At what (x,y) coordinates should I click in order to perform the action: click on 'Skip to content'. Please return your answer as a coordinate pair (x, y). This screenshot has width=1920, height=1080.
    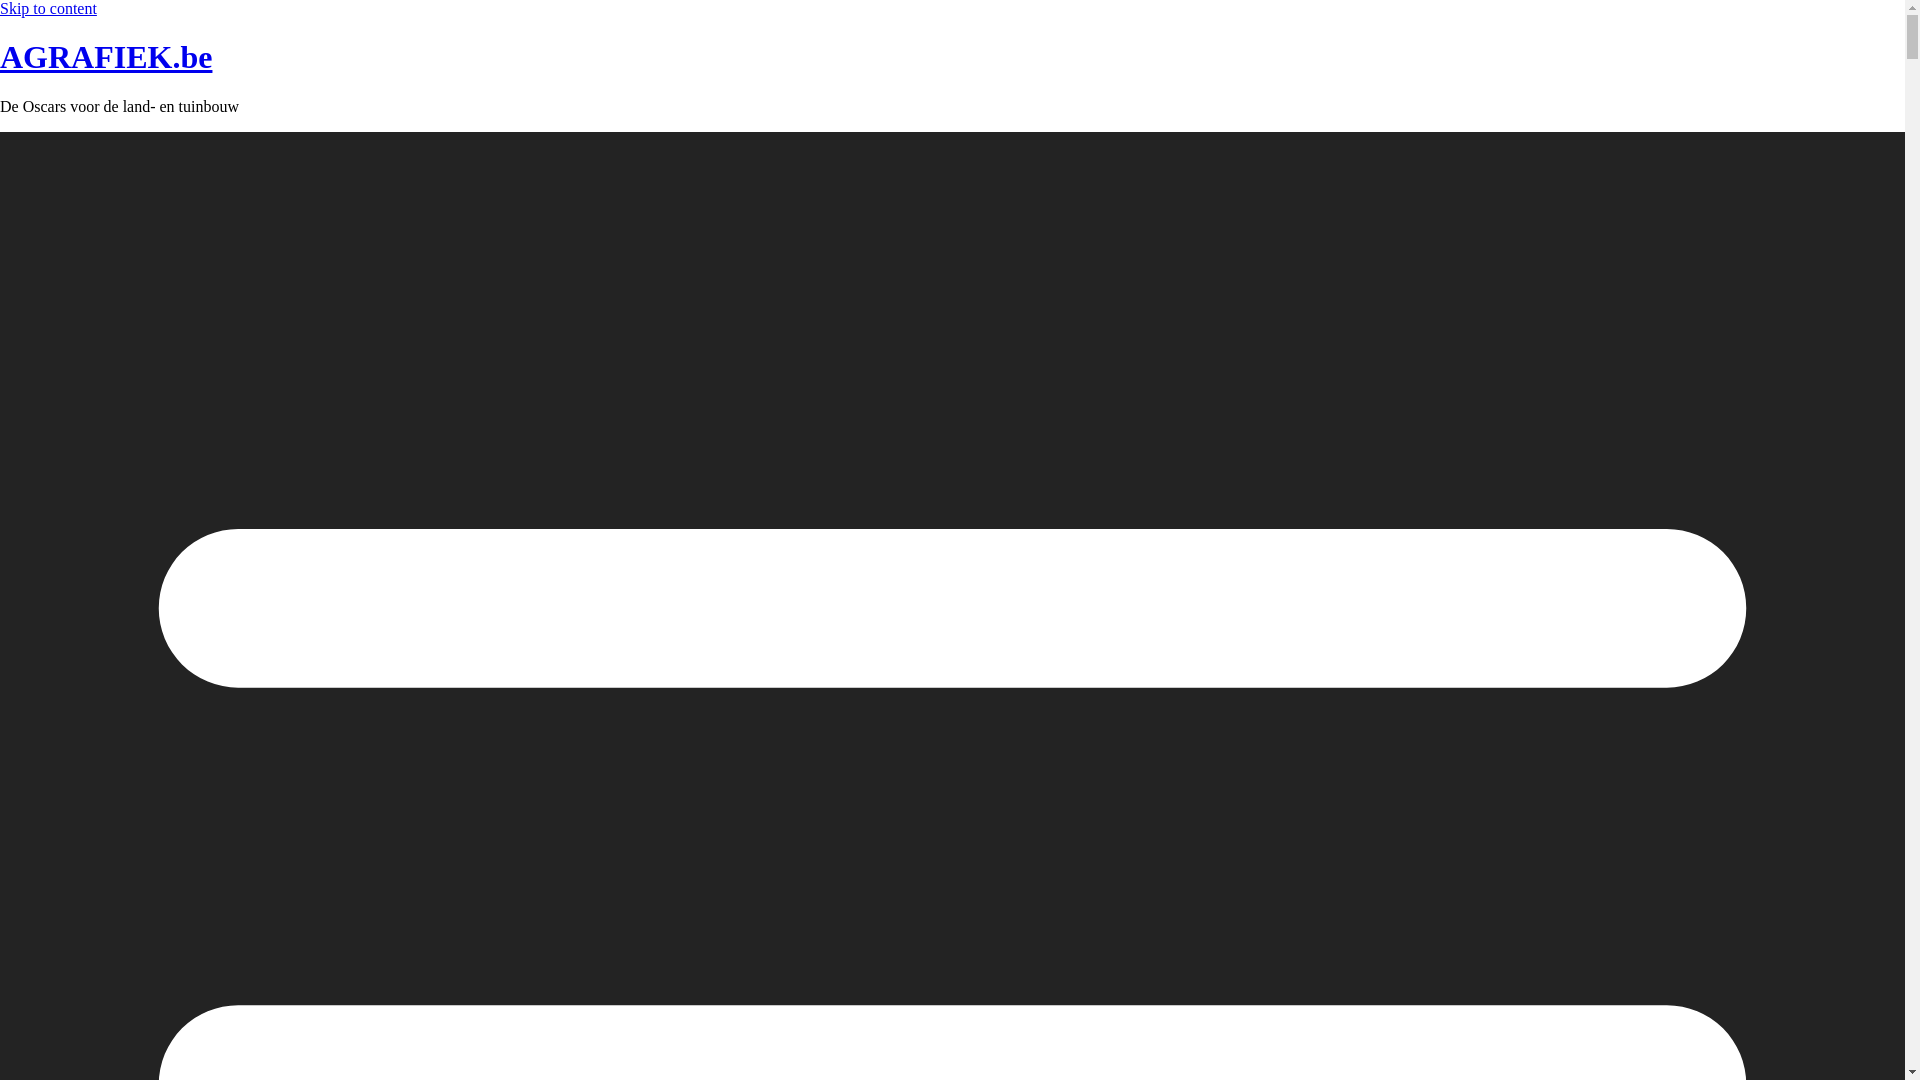
    Looking at the image, I should click on (48, 8).